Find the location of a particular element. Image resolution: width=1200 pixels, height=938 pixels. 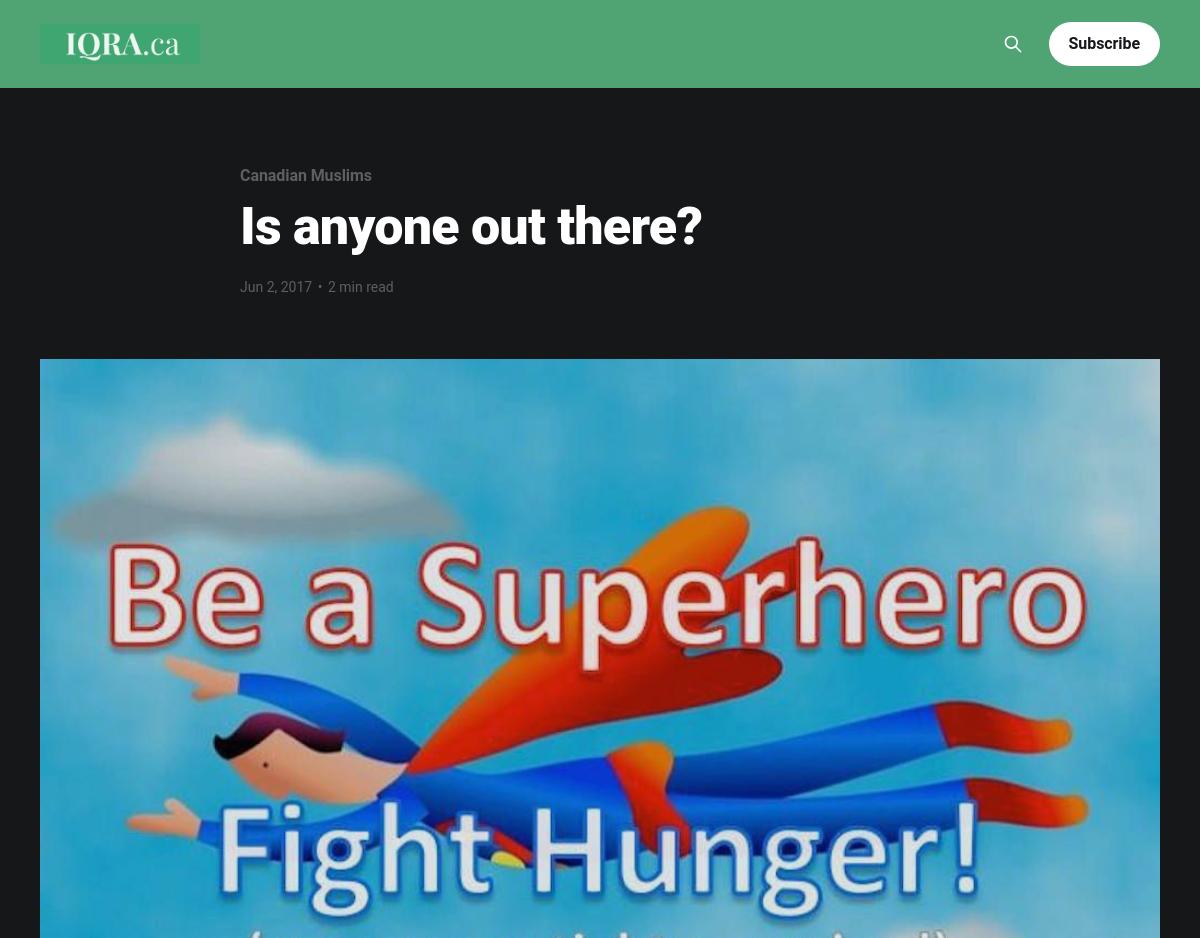

'Interfaith' is located at coordinates (716, 14).